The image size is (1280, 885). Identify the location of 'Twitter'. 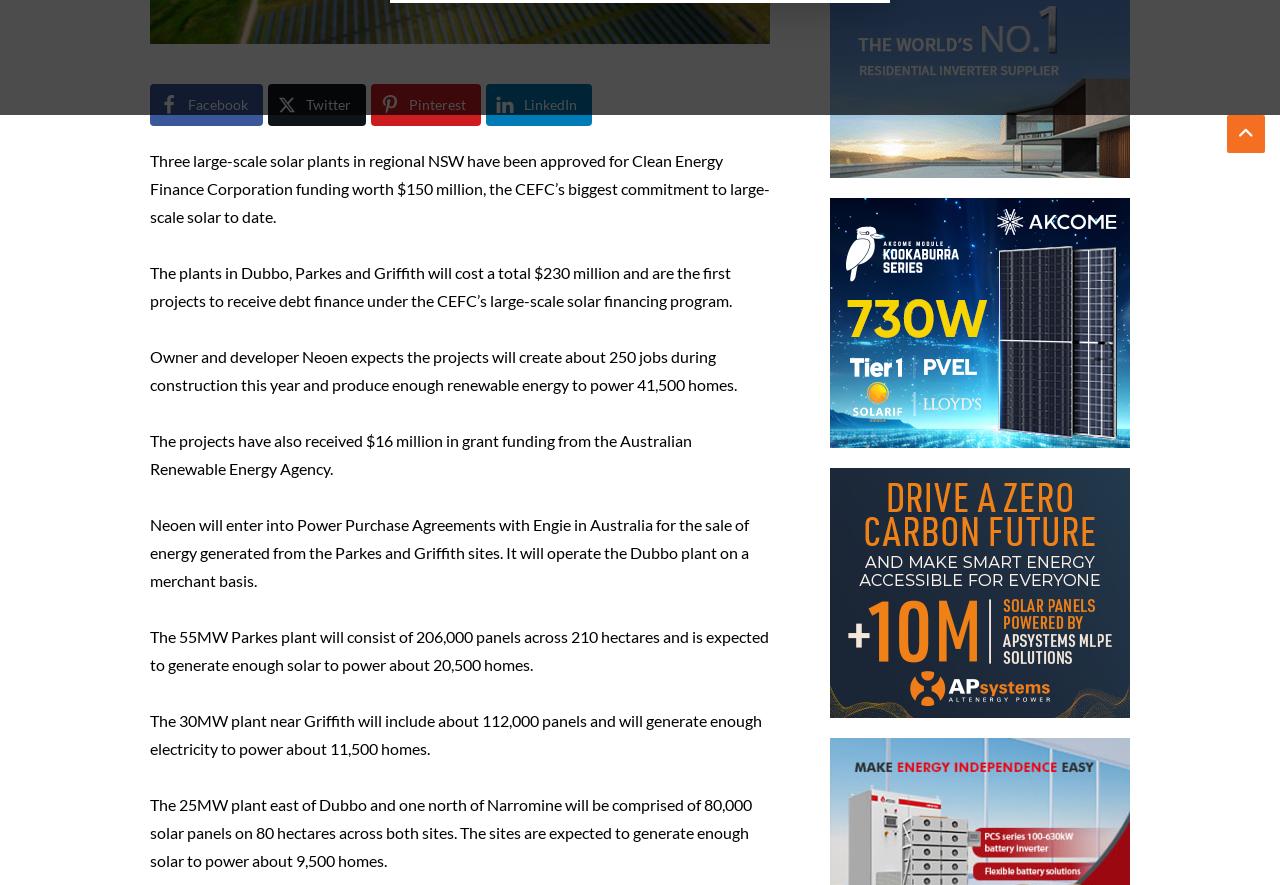
(328, 104).